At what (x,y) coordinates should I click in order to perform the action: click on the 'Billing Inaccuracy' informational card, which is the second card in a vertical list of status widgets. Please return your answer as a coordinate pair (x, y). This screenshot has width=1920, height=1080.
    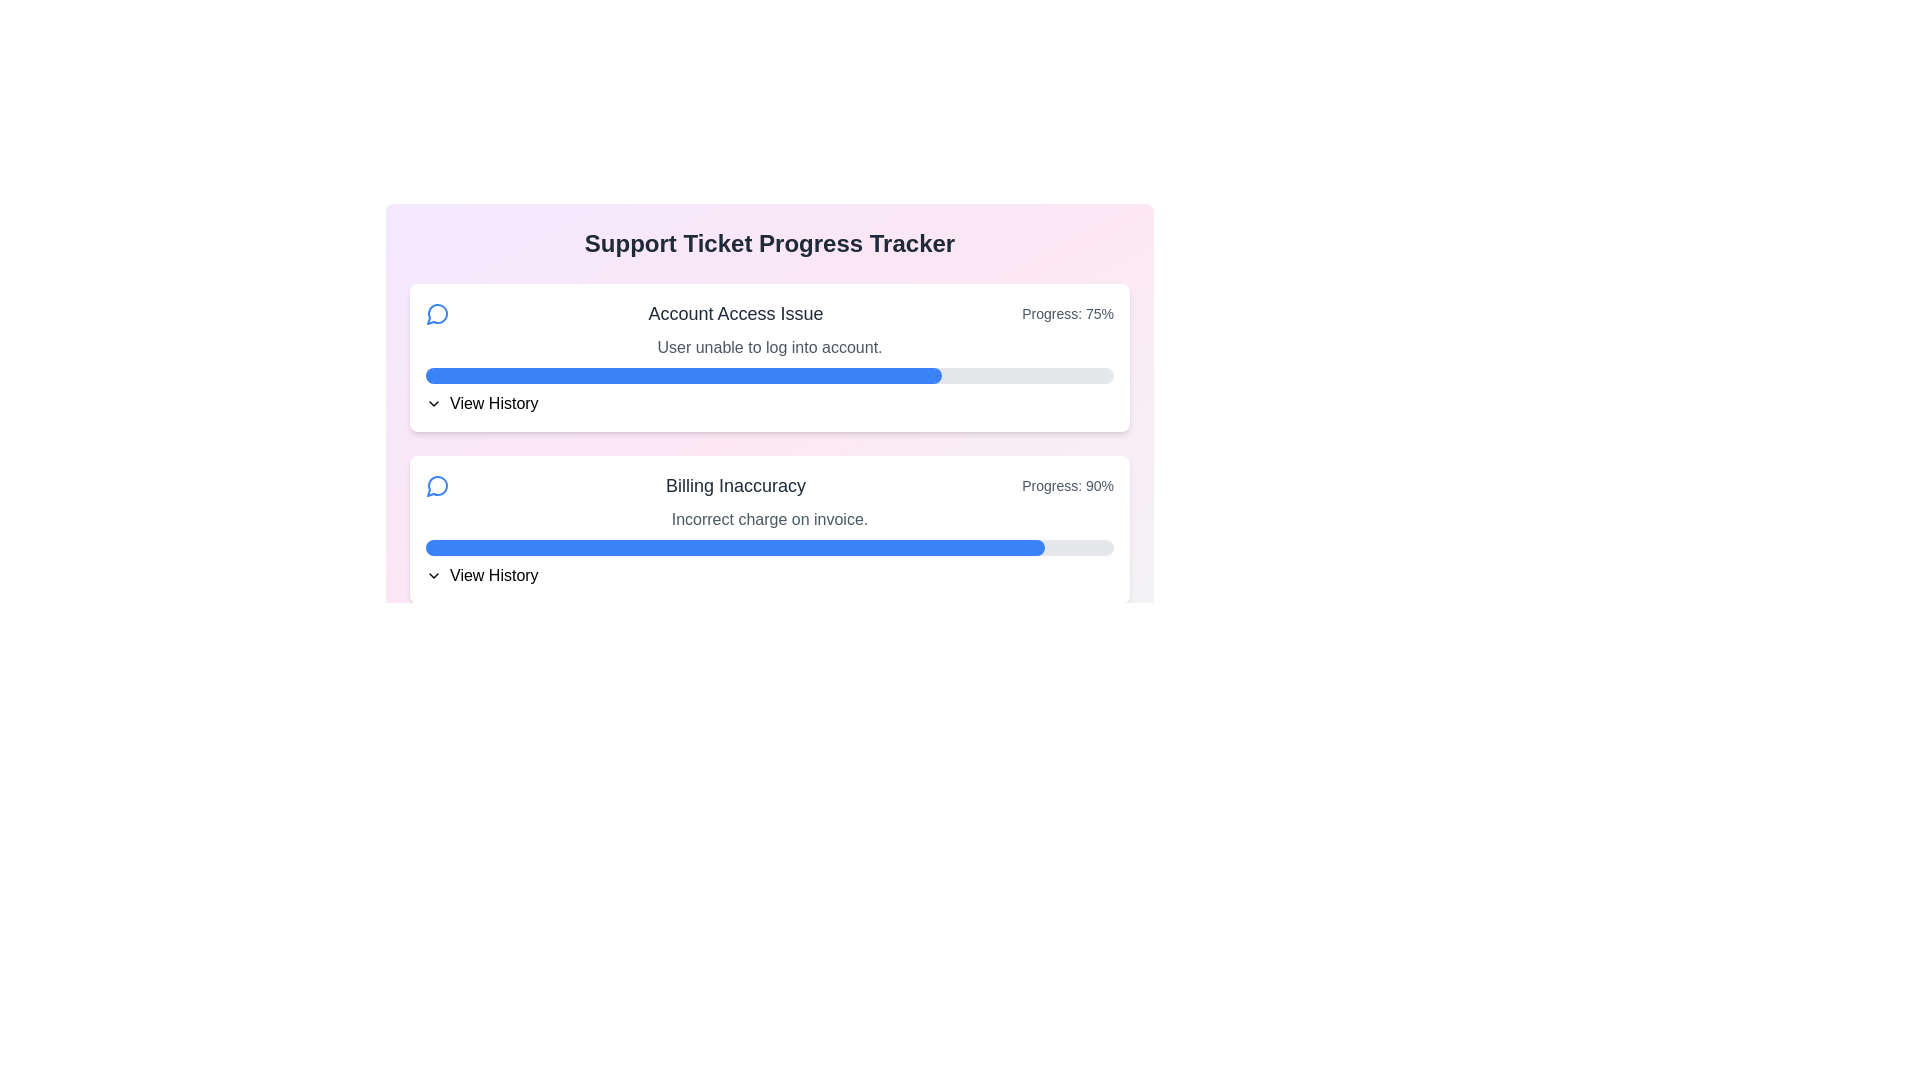
    Looking at the image, I should click on (768, 528).